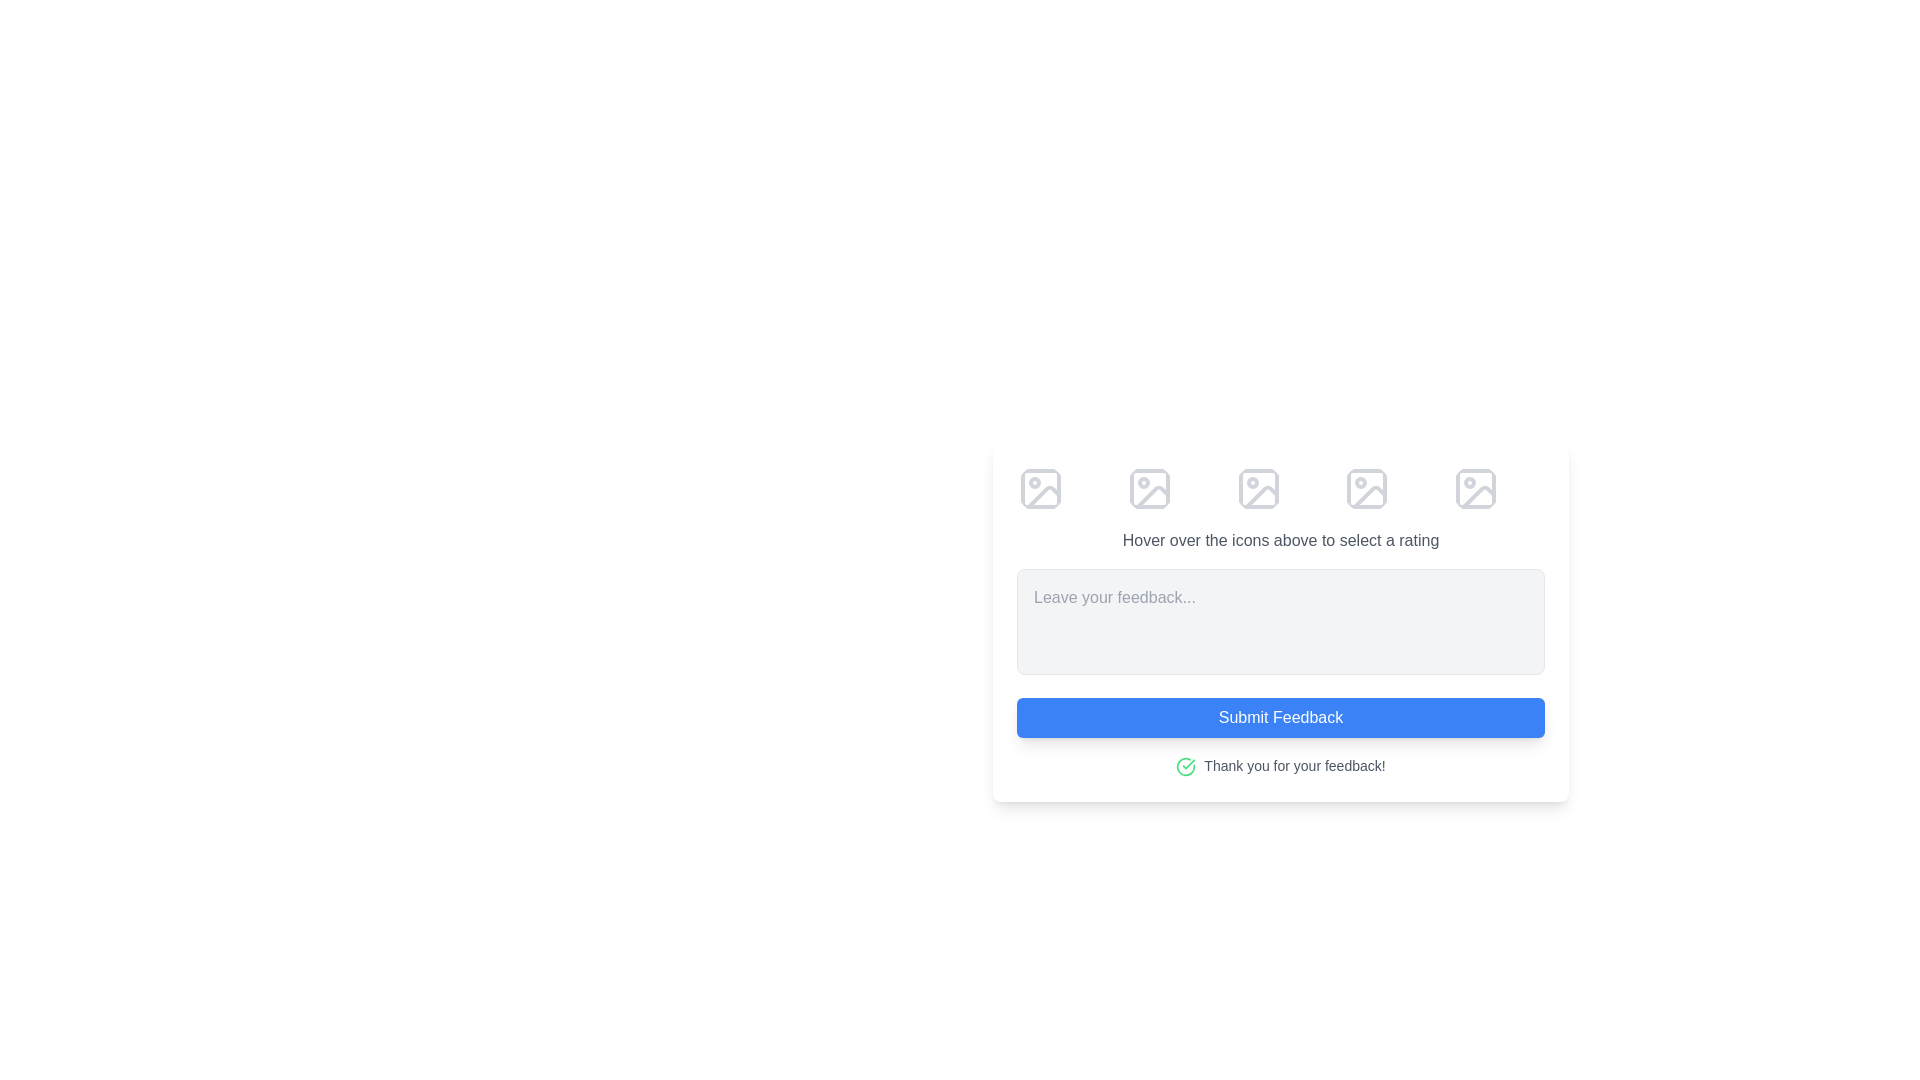 The image size is (1920, 1080). I want to click on the fifth icon button in the horizontal grid layout, so click(1476, 489).